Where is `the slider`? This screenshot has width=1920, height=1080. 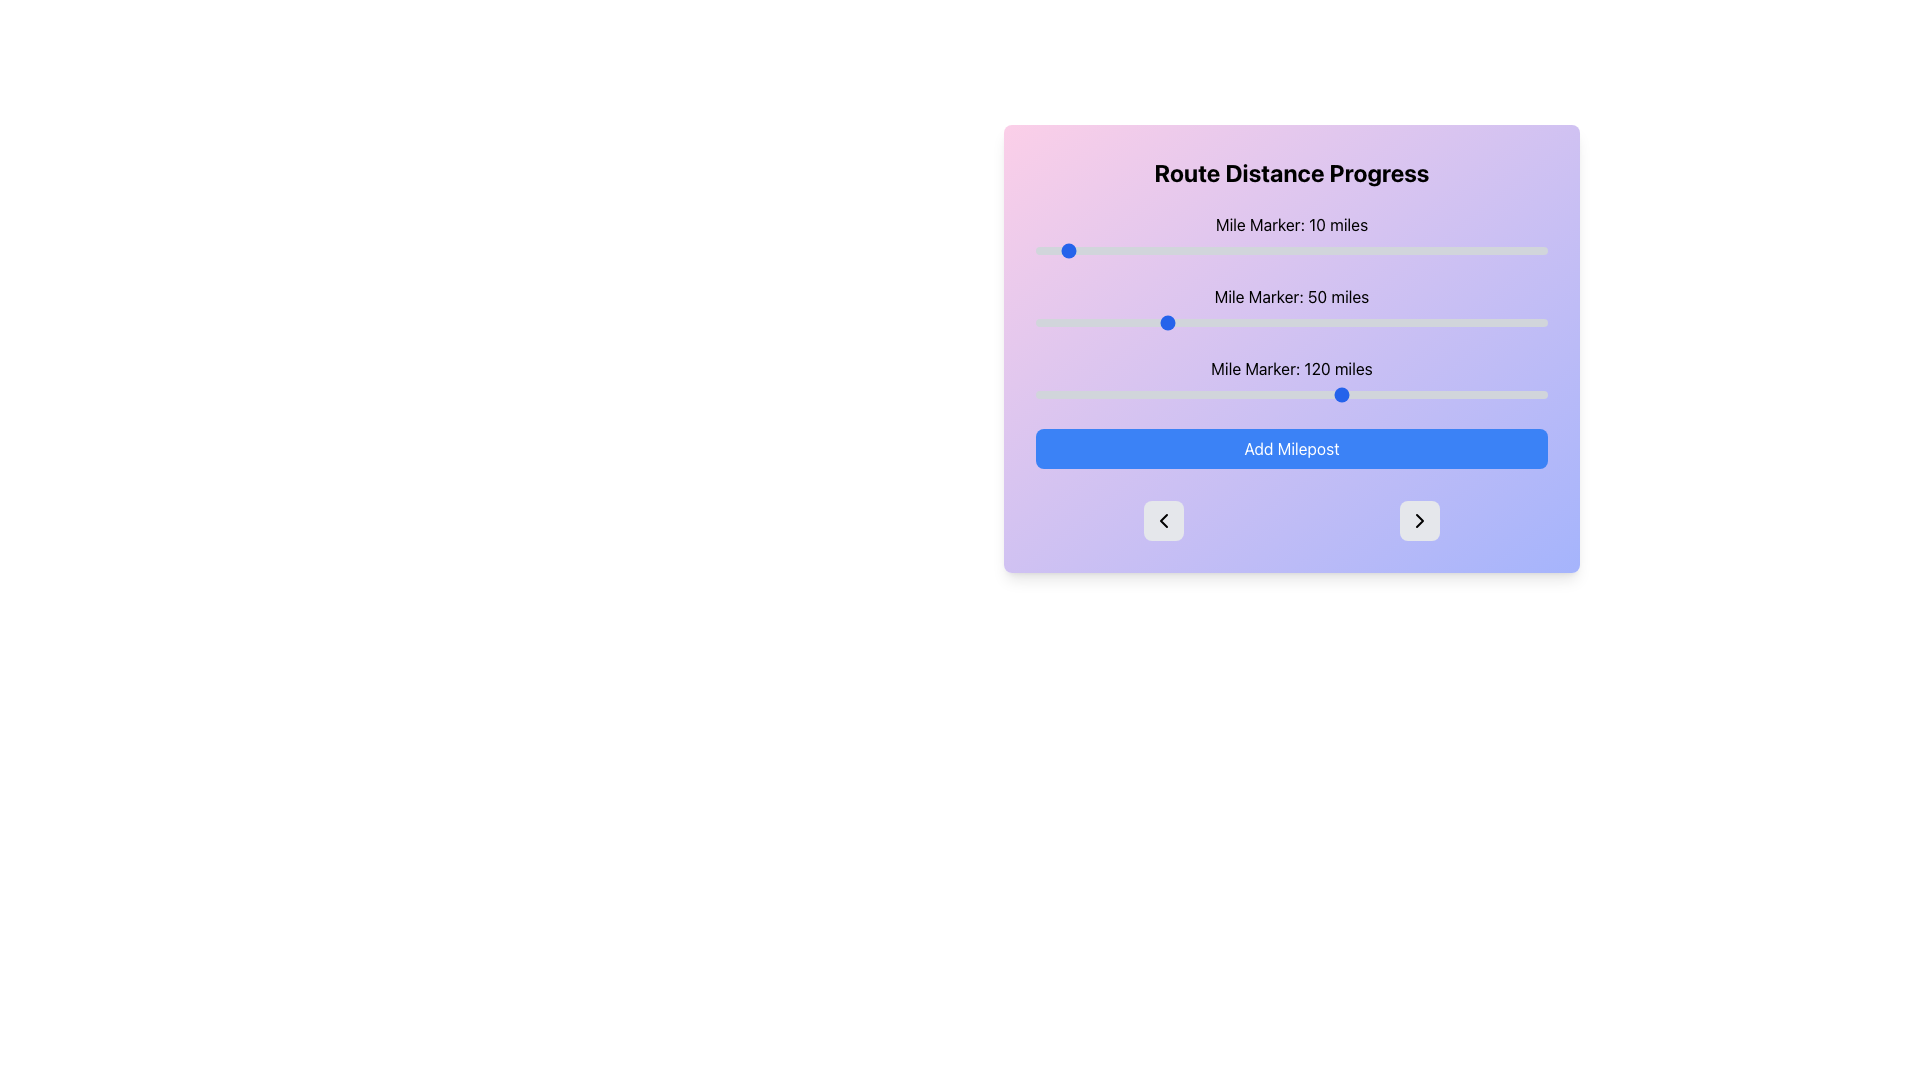
the slider is located at coordinates (1120, 249).